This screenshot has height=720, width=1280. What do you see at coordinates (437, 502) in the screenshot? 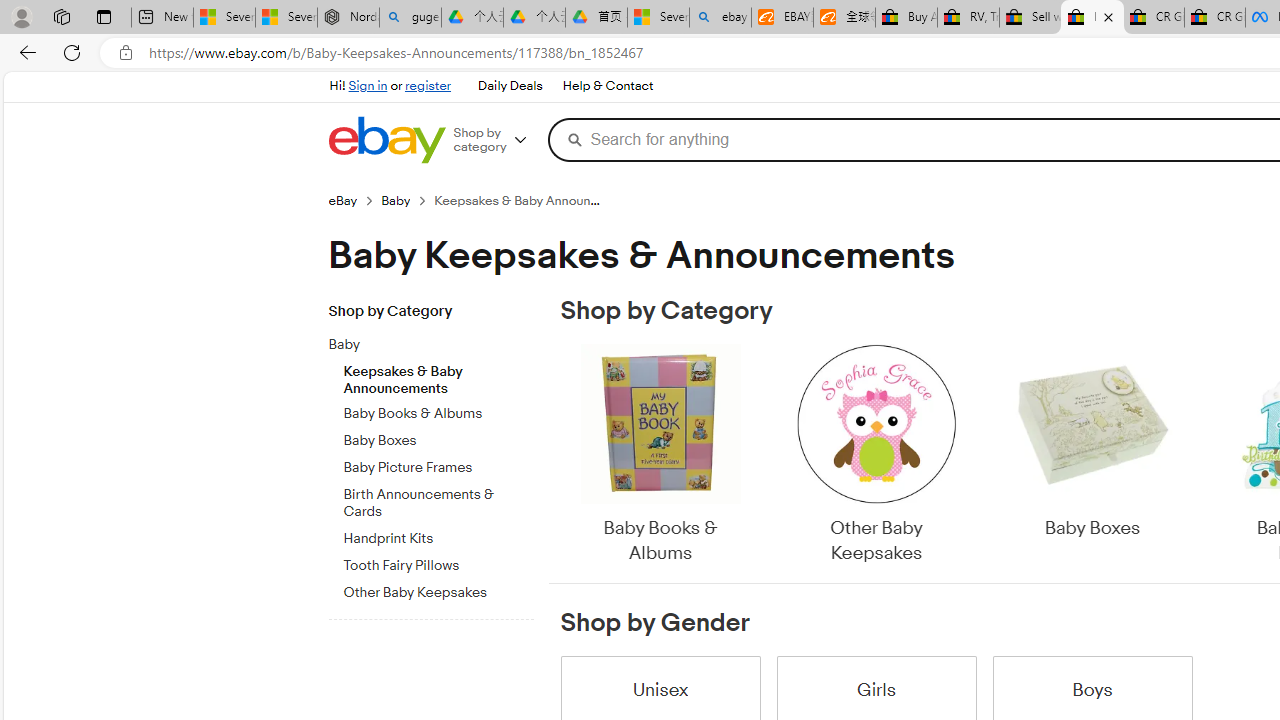
I see `'Birth Announcements & Cards'` at bounding box center [437, 502].